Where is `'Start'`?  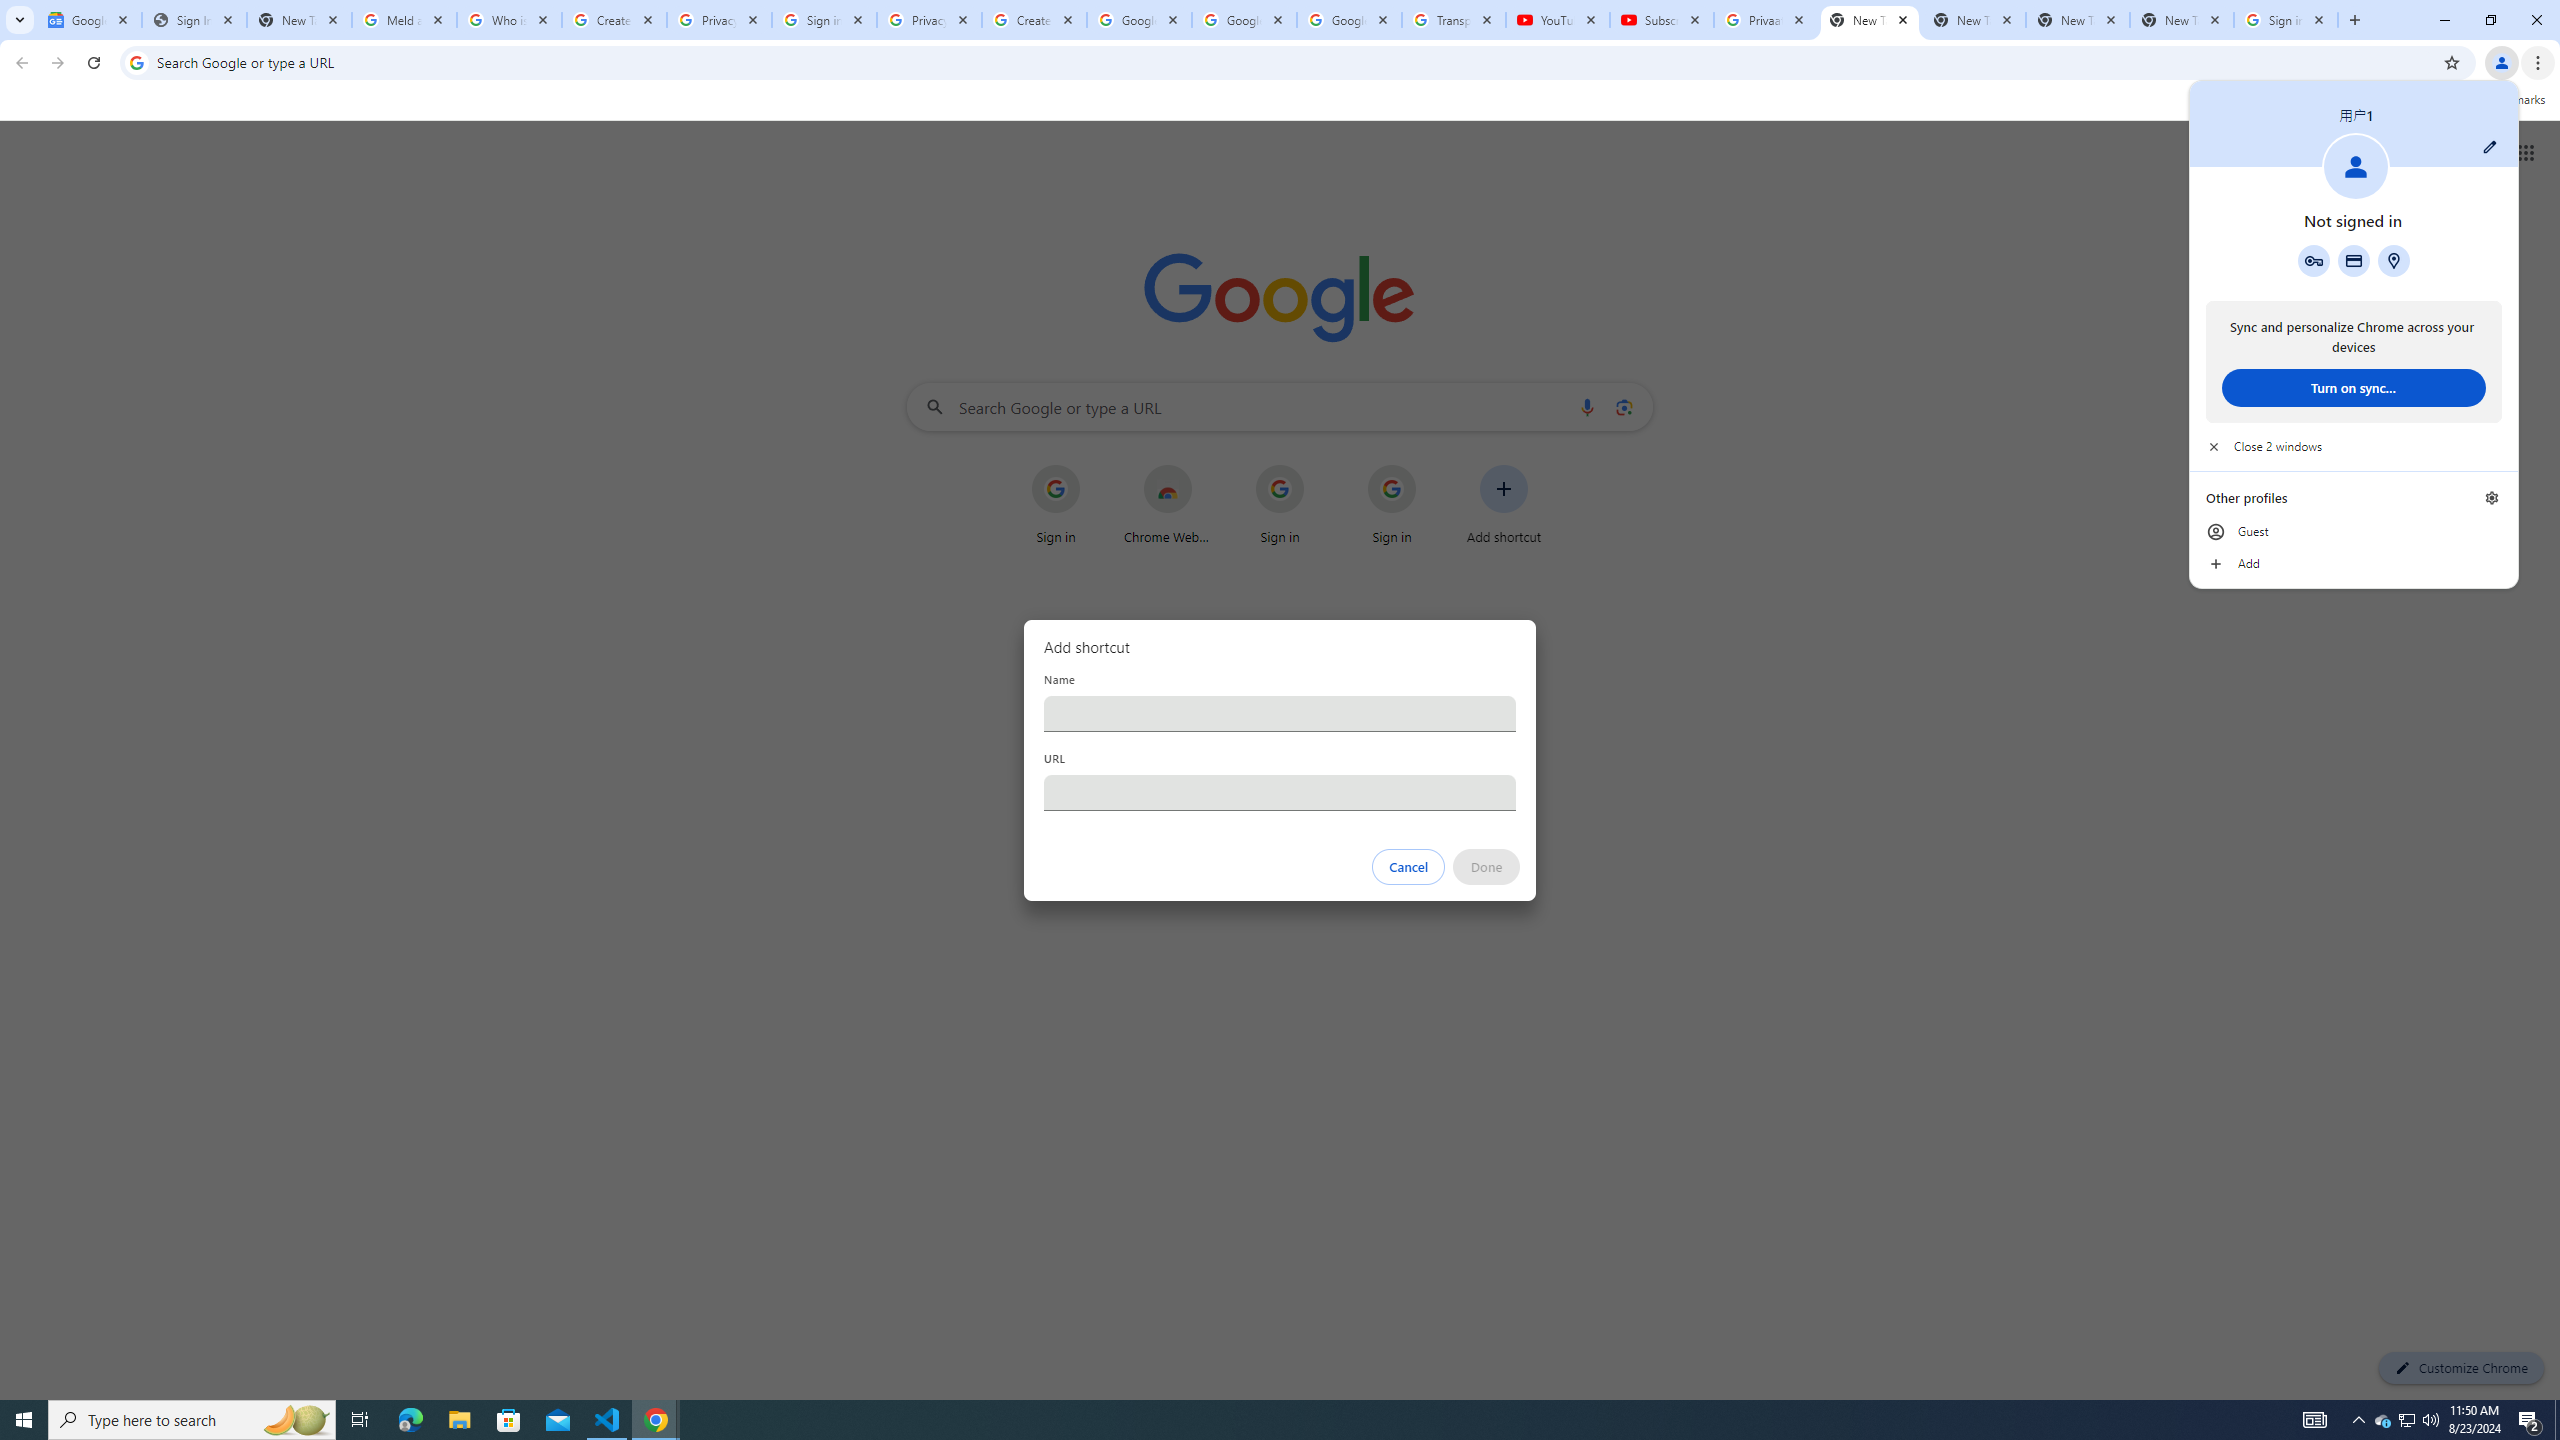 'Start' is located at coordinates (24, 1418).